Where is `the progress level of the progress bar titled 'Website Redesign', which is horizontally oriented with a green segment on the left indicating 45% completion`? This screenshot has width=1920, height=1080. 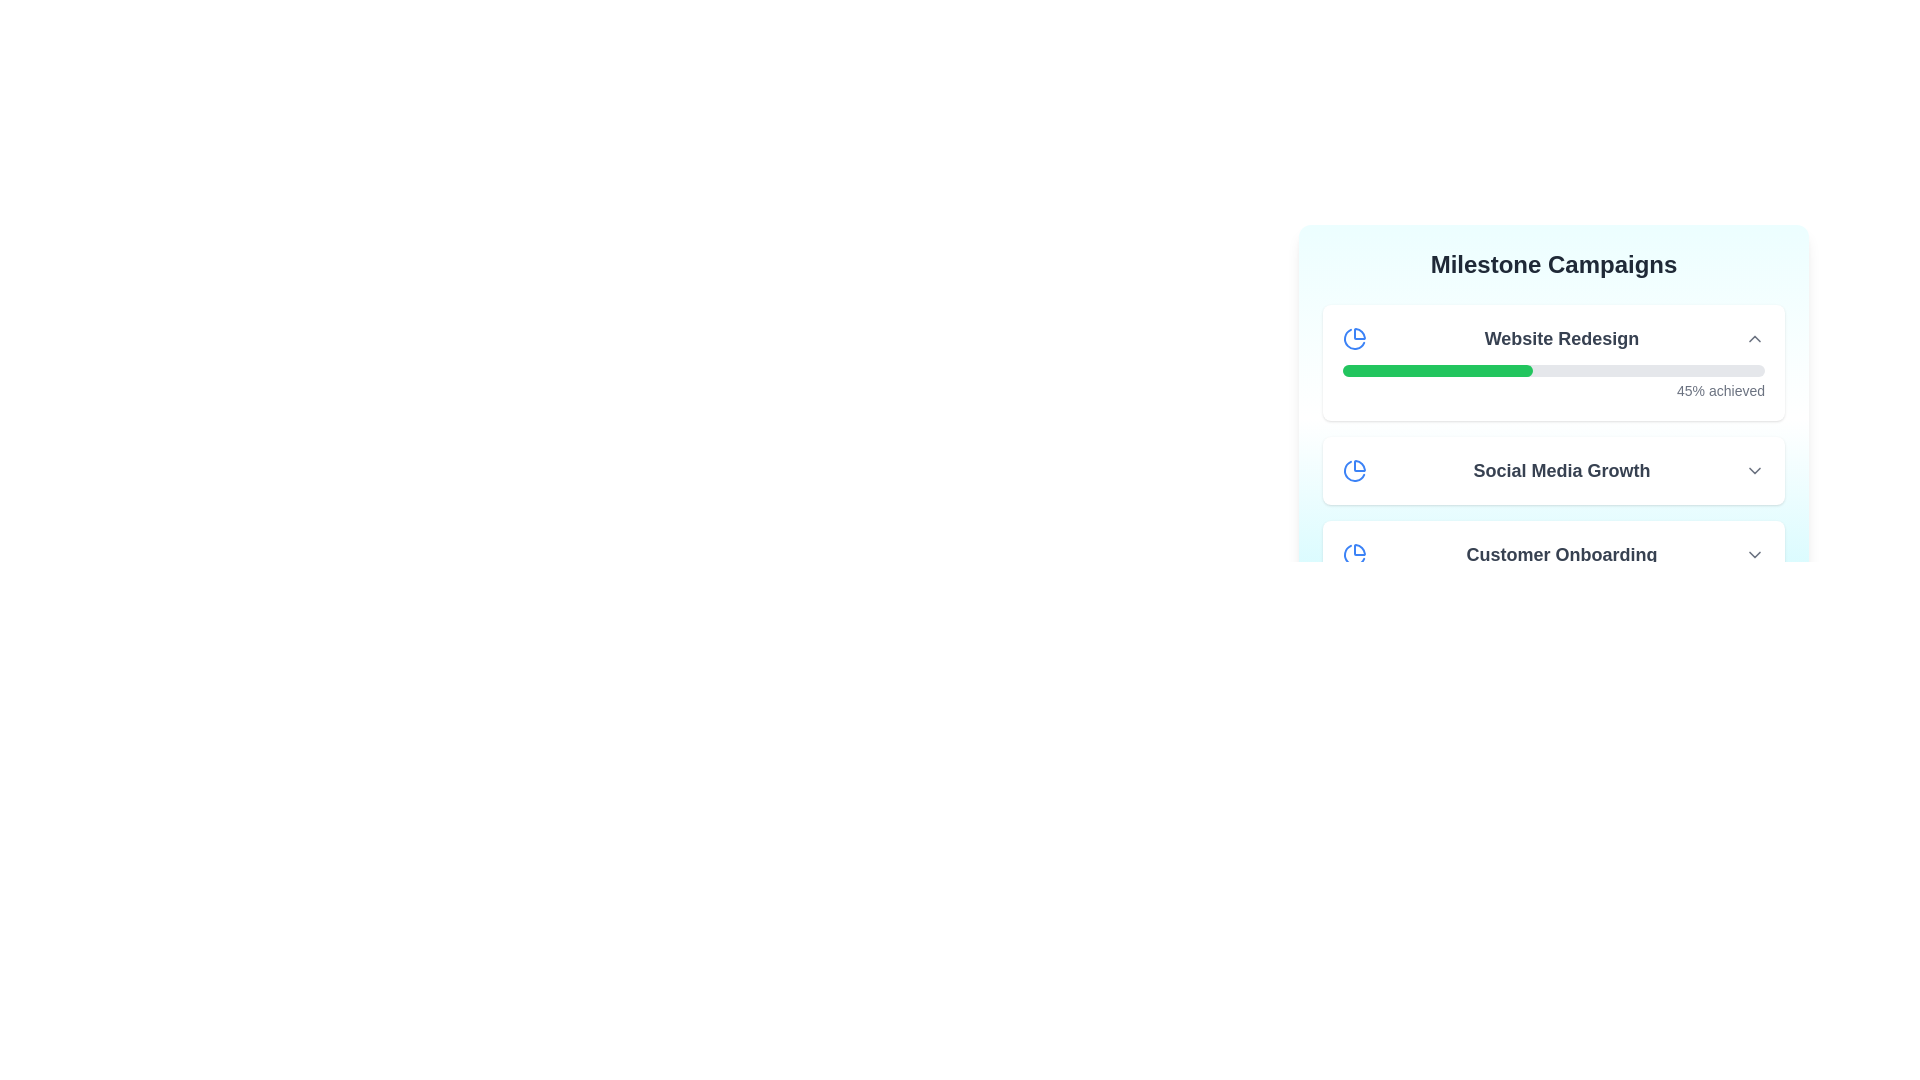 the progress level of the progress bar titled 'Website Redesign', which is horizontally oriented with a green segment on the left indicating 45% completion is located at coordinates (1553, 381).